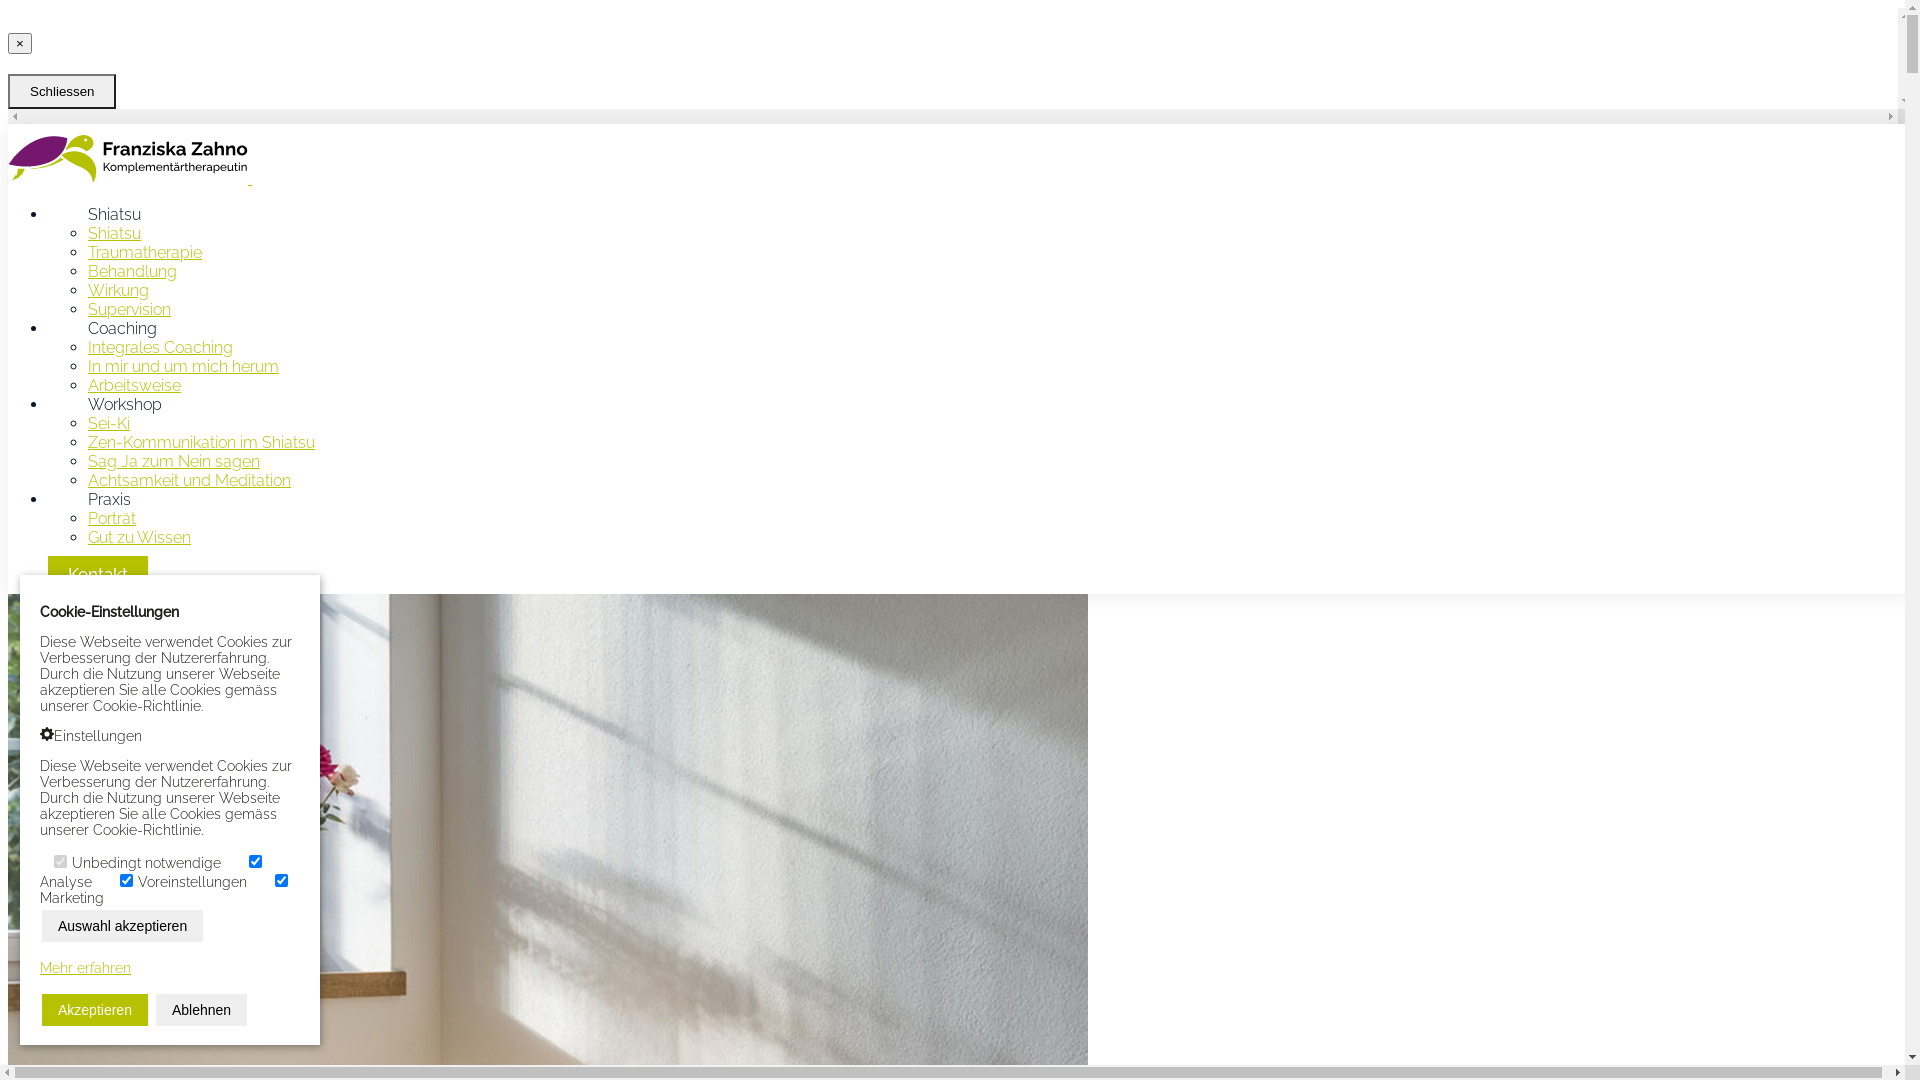 The image size is (1920, 1080). I want to click on 'In mir und um mich herum', so click(183, 366).